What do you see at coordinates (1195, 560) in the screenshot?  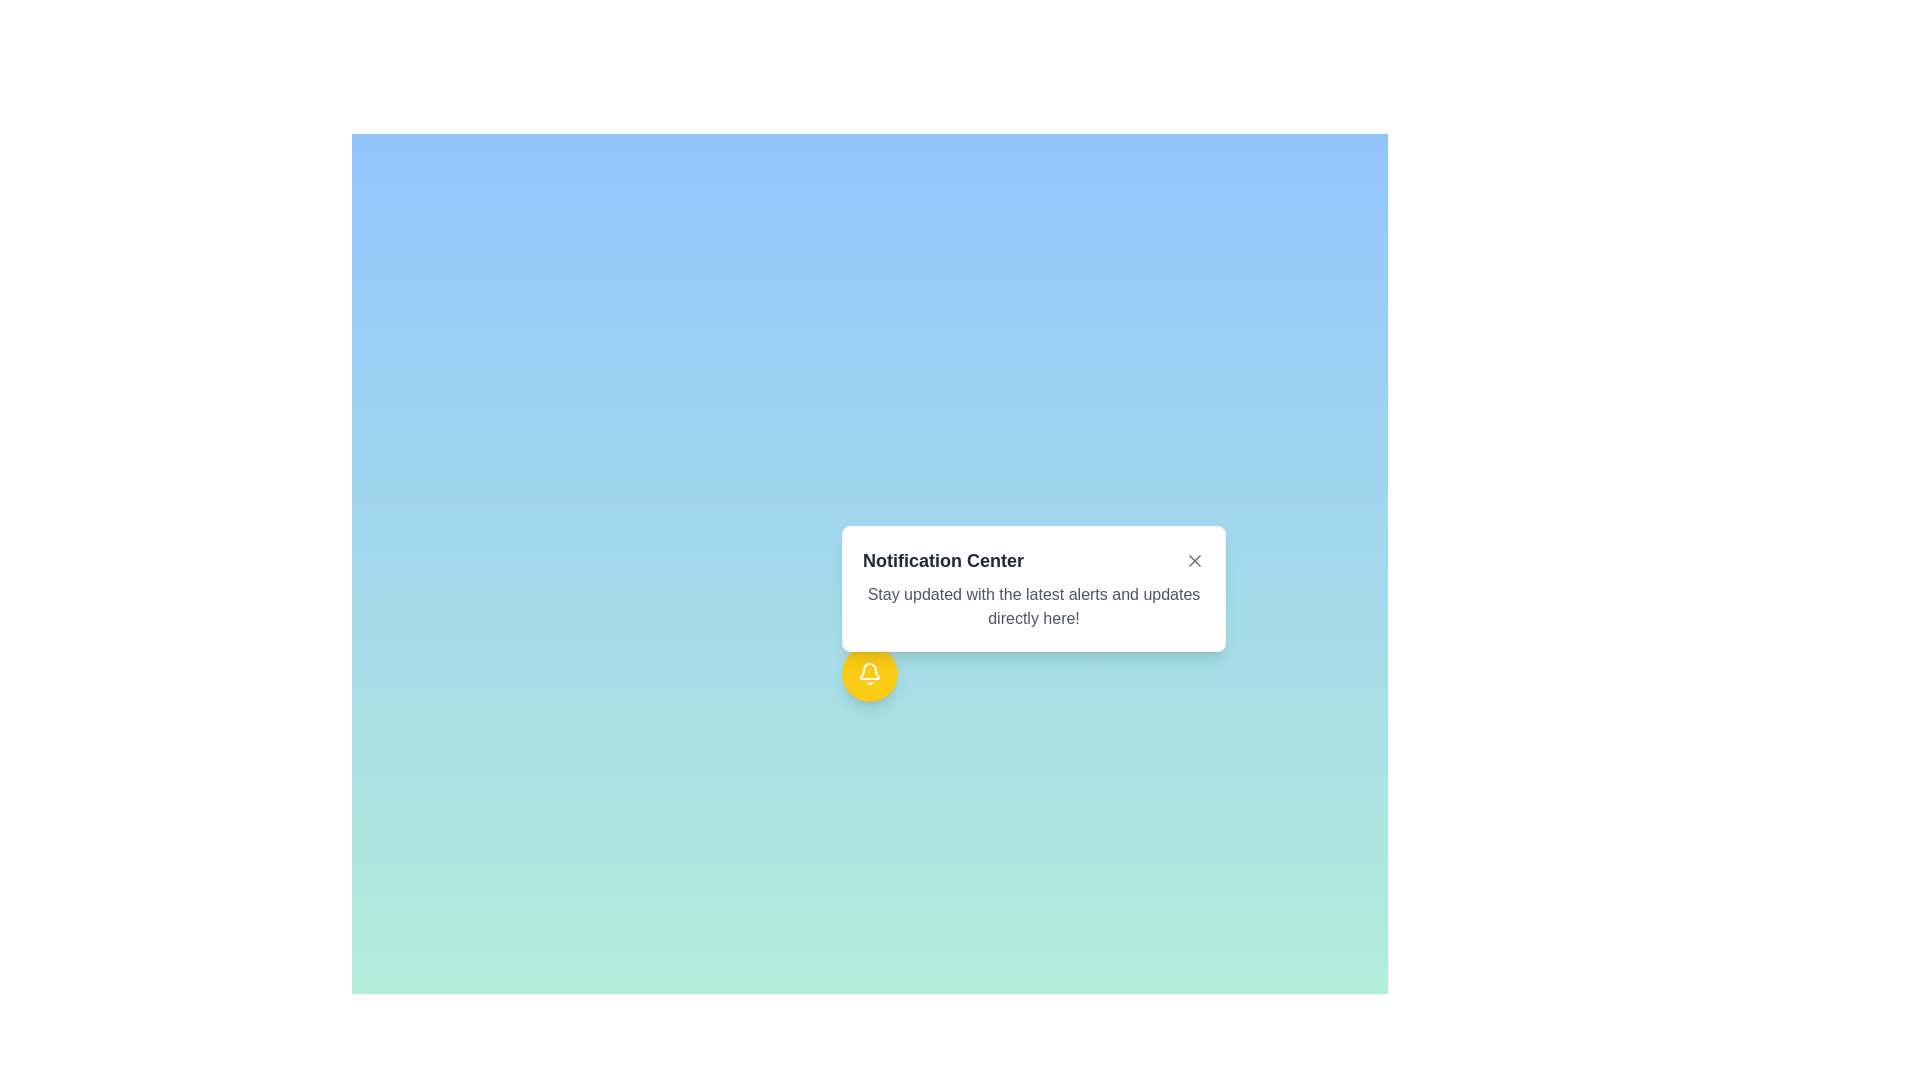 I see `the Close button icon, represented as a diagonal cross in the top-right corner of the notification card` at bounding box center [1195, 560].